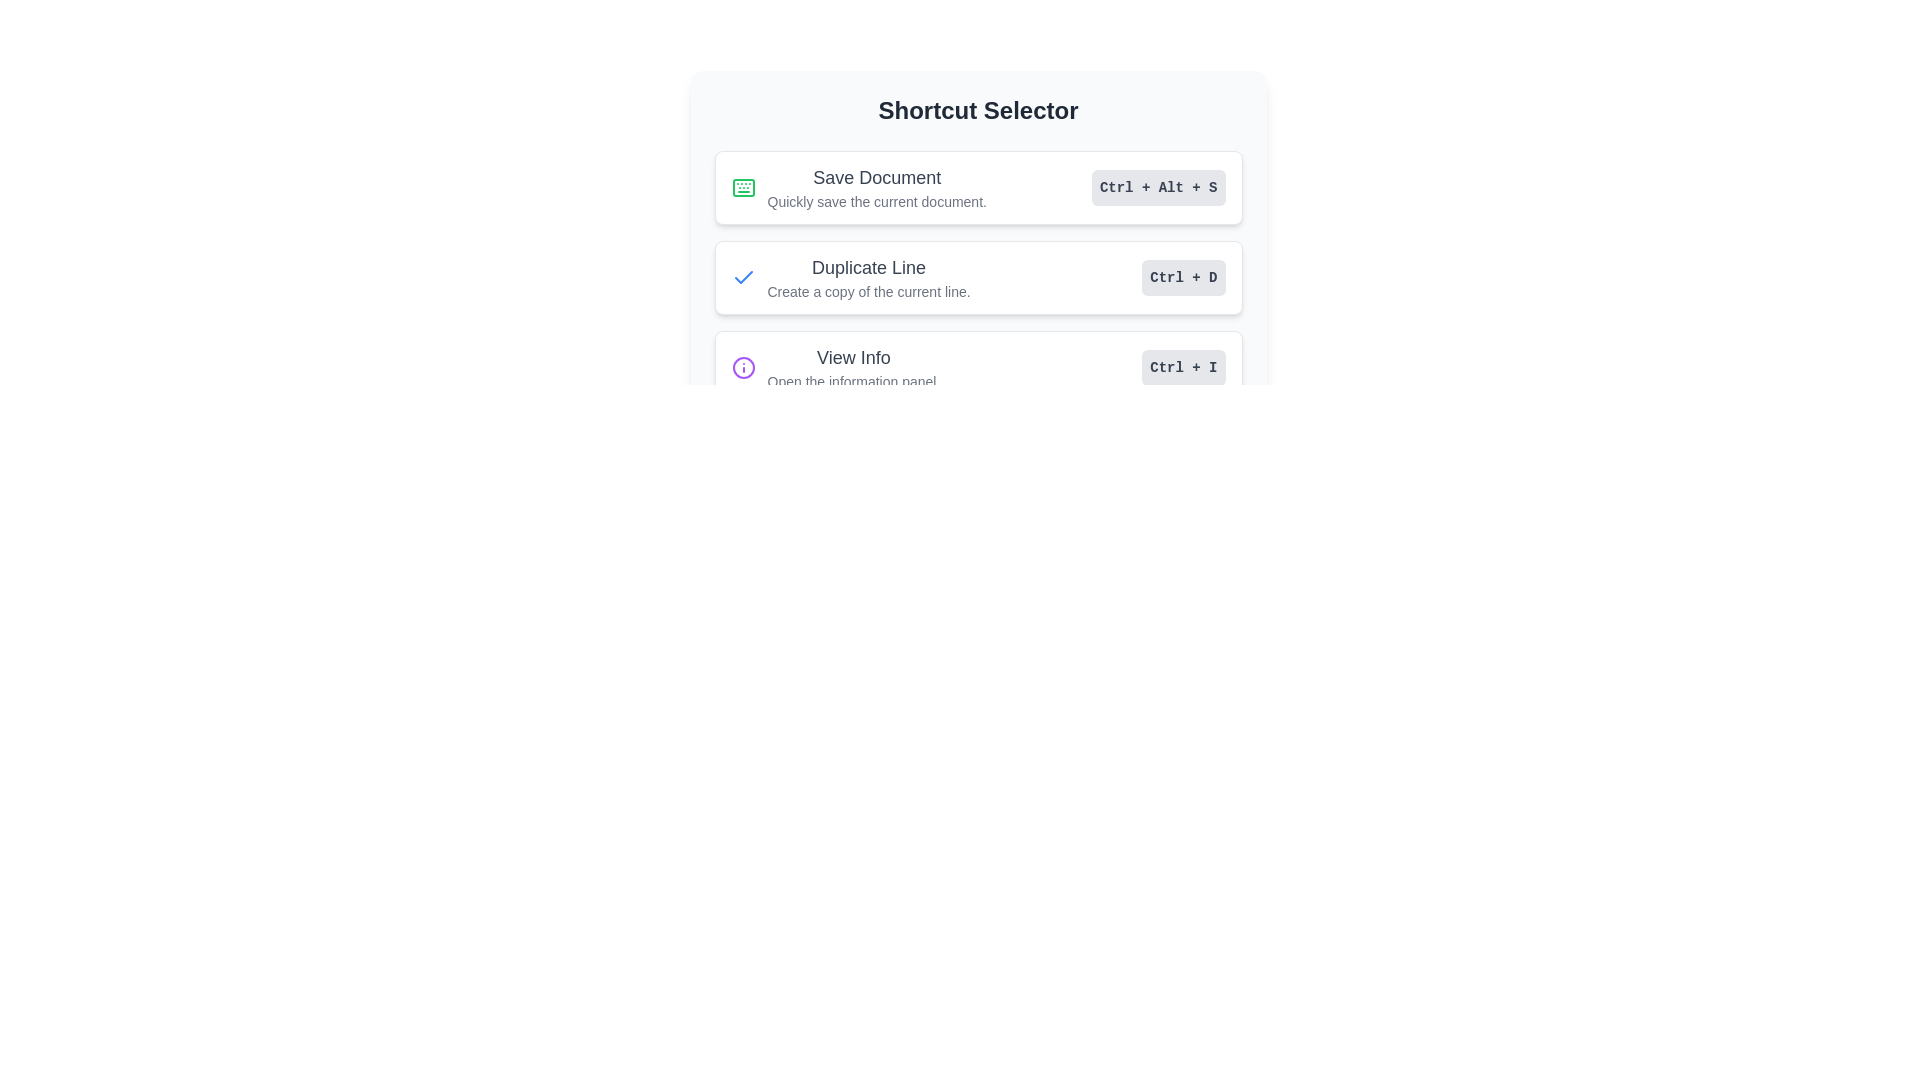 The width and height of the screenshot is (1920, 1080). Describe the element at coordinates (742, 367) in the screenshot. I see `the circular icon of the 'View Info' button, located below the 'Duplicate Line' option` at that location.